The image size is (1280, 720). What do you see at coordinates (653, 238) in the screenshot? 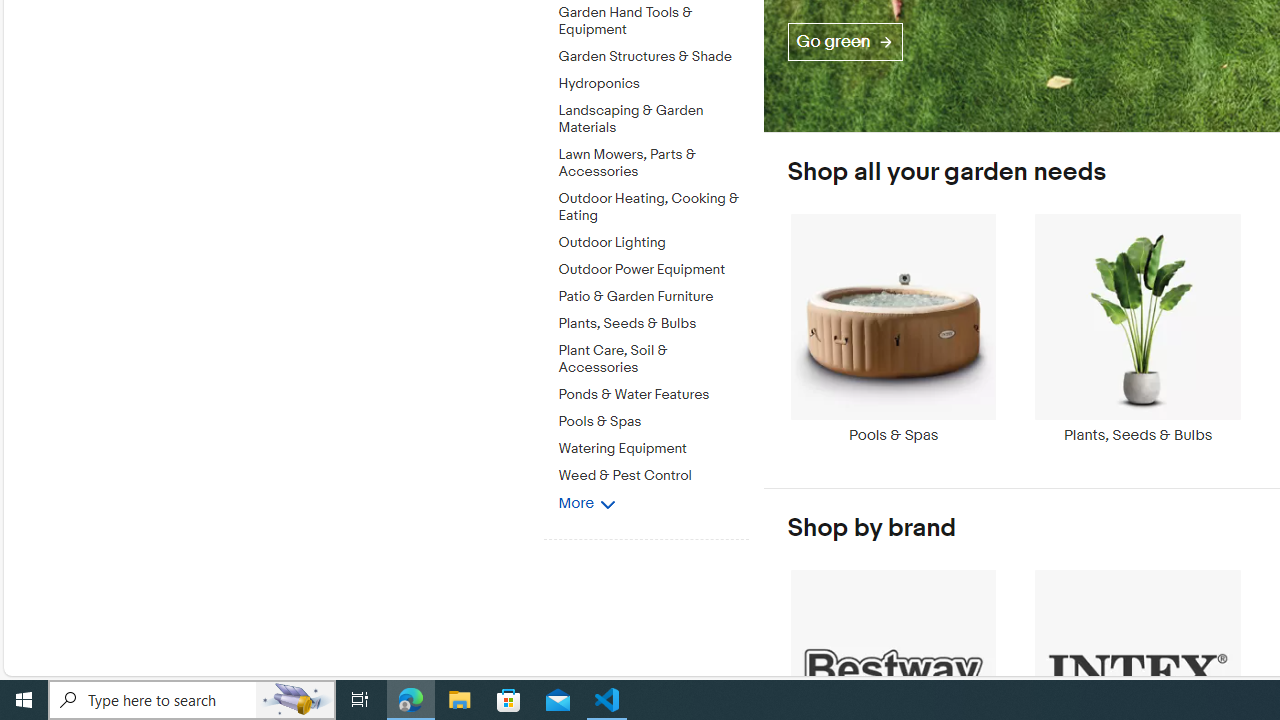
I see `'Outdoor Lighting'` at bounding box center [653, 238].